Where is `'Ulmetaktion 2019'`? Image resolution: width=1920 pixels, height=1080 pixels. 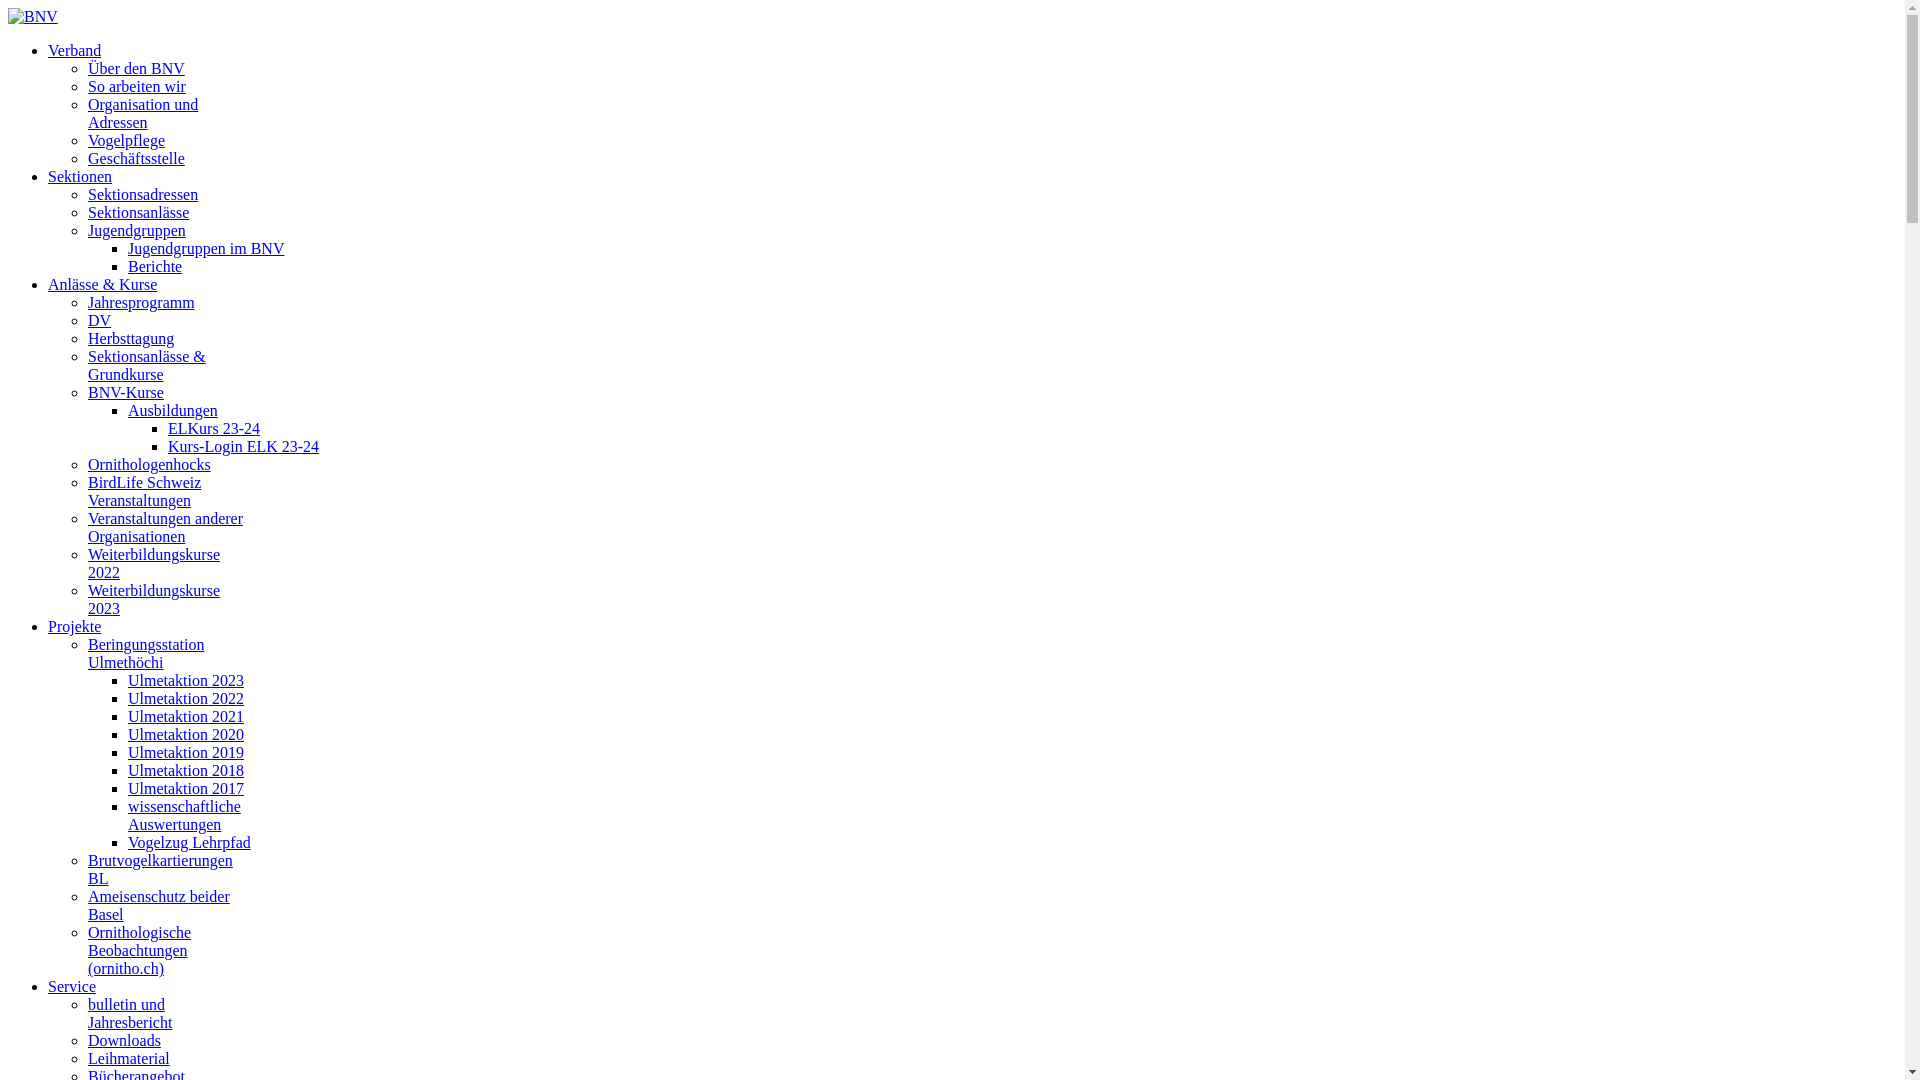
'Ulmetaktion 2019' is located at coordinates (186, 752).